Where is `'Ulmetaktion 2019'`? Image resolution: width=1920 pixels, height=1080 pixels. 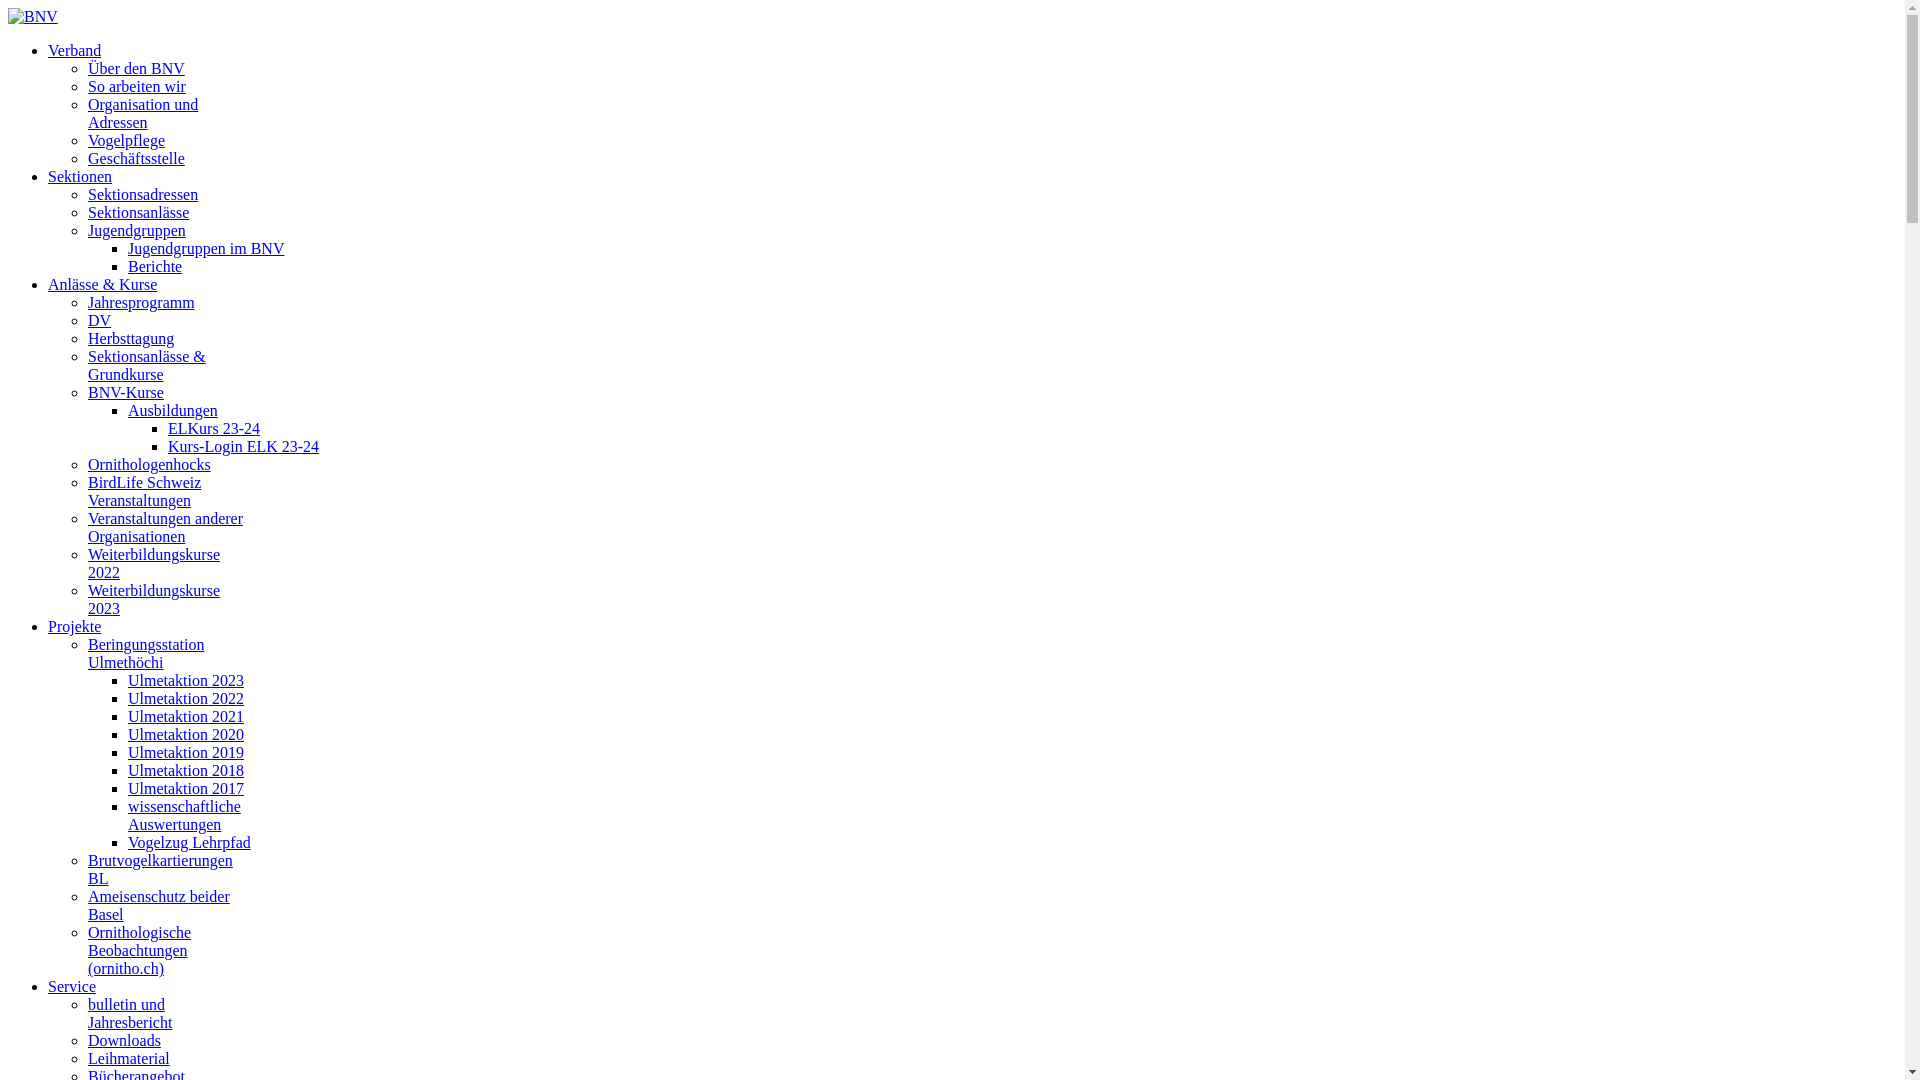
'Ulmetaktion 2019' is located at coordinates (186, 752).